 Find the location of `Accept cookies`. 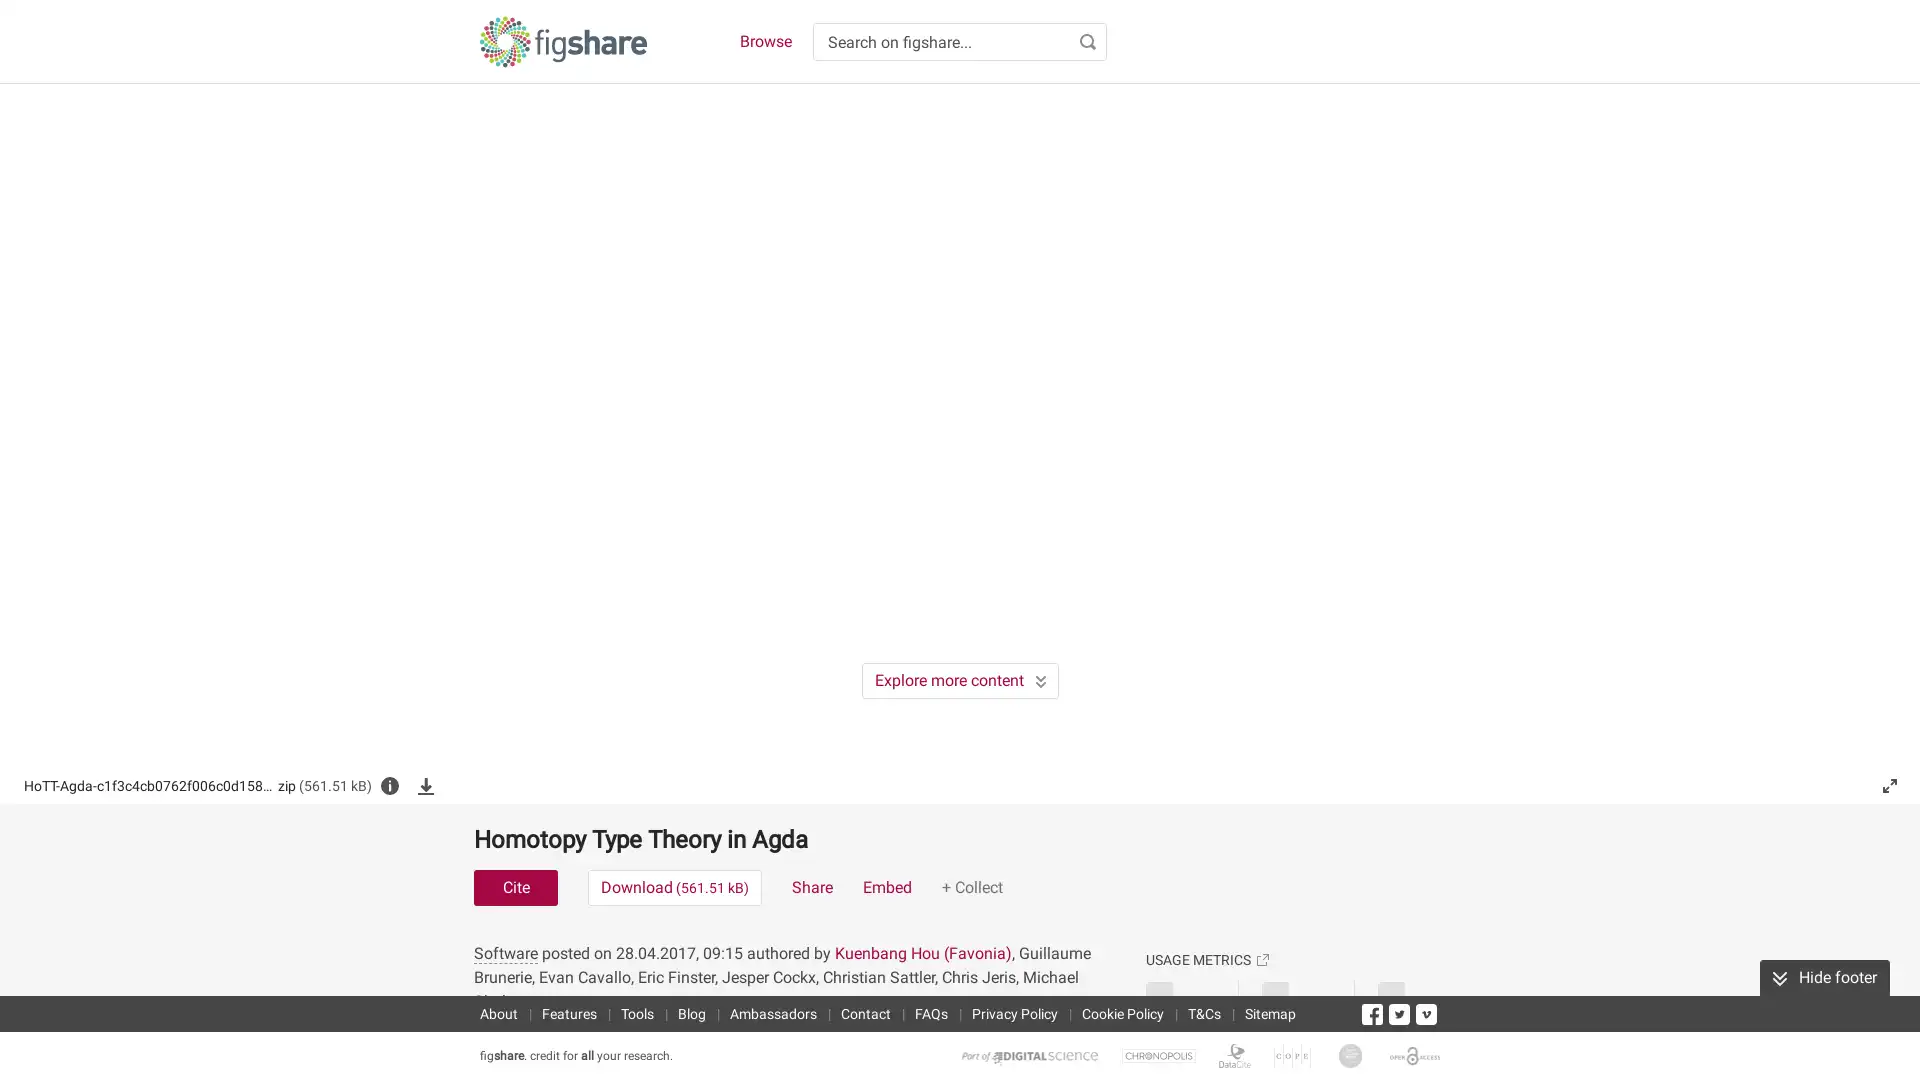

Accept cookies is located at coordinates (1372, 33).